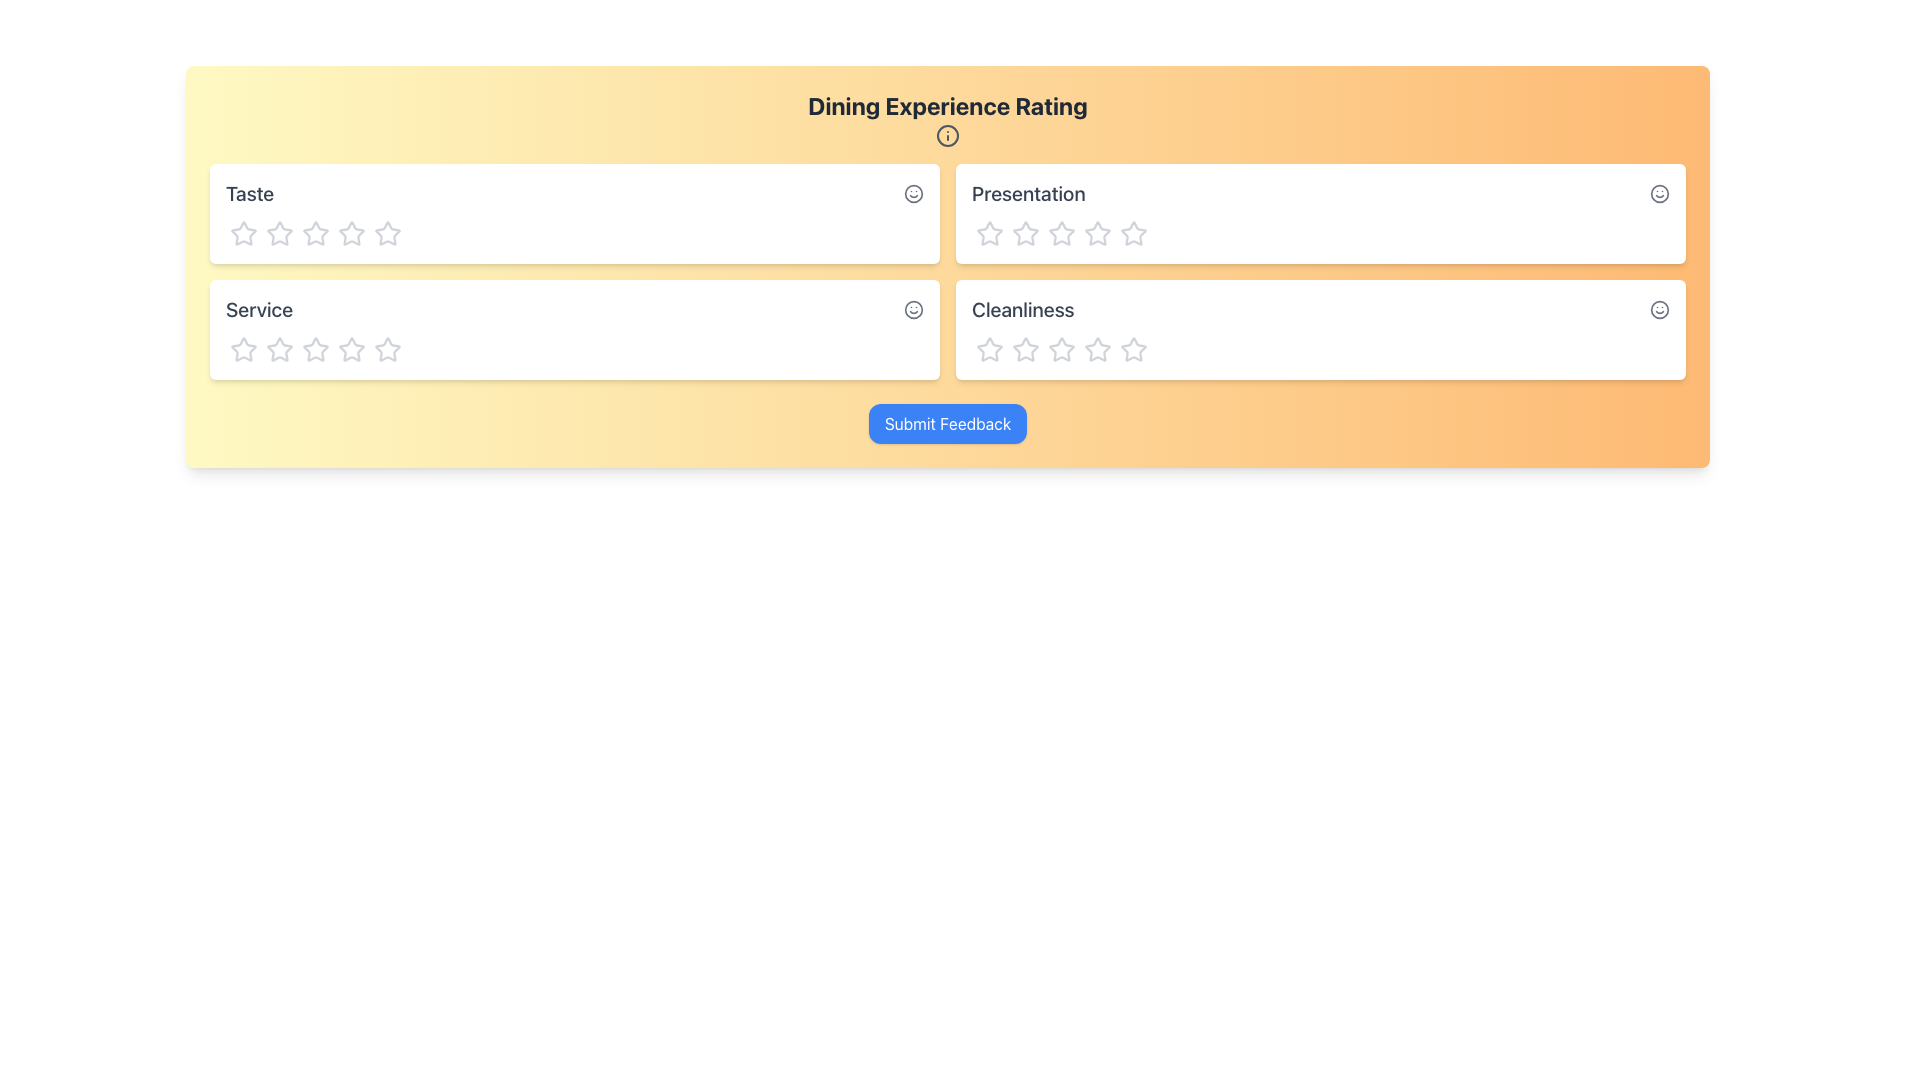 The image size is (1920, 1080). Describe the element at coordinates (1133, 347) in the screenshot. I see `the sixth star icon in the 'Cleanliness' section of the 'Dining Experience Rating' form` at that location.